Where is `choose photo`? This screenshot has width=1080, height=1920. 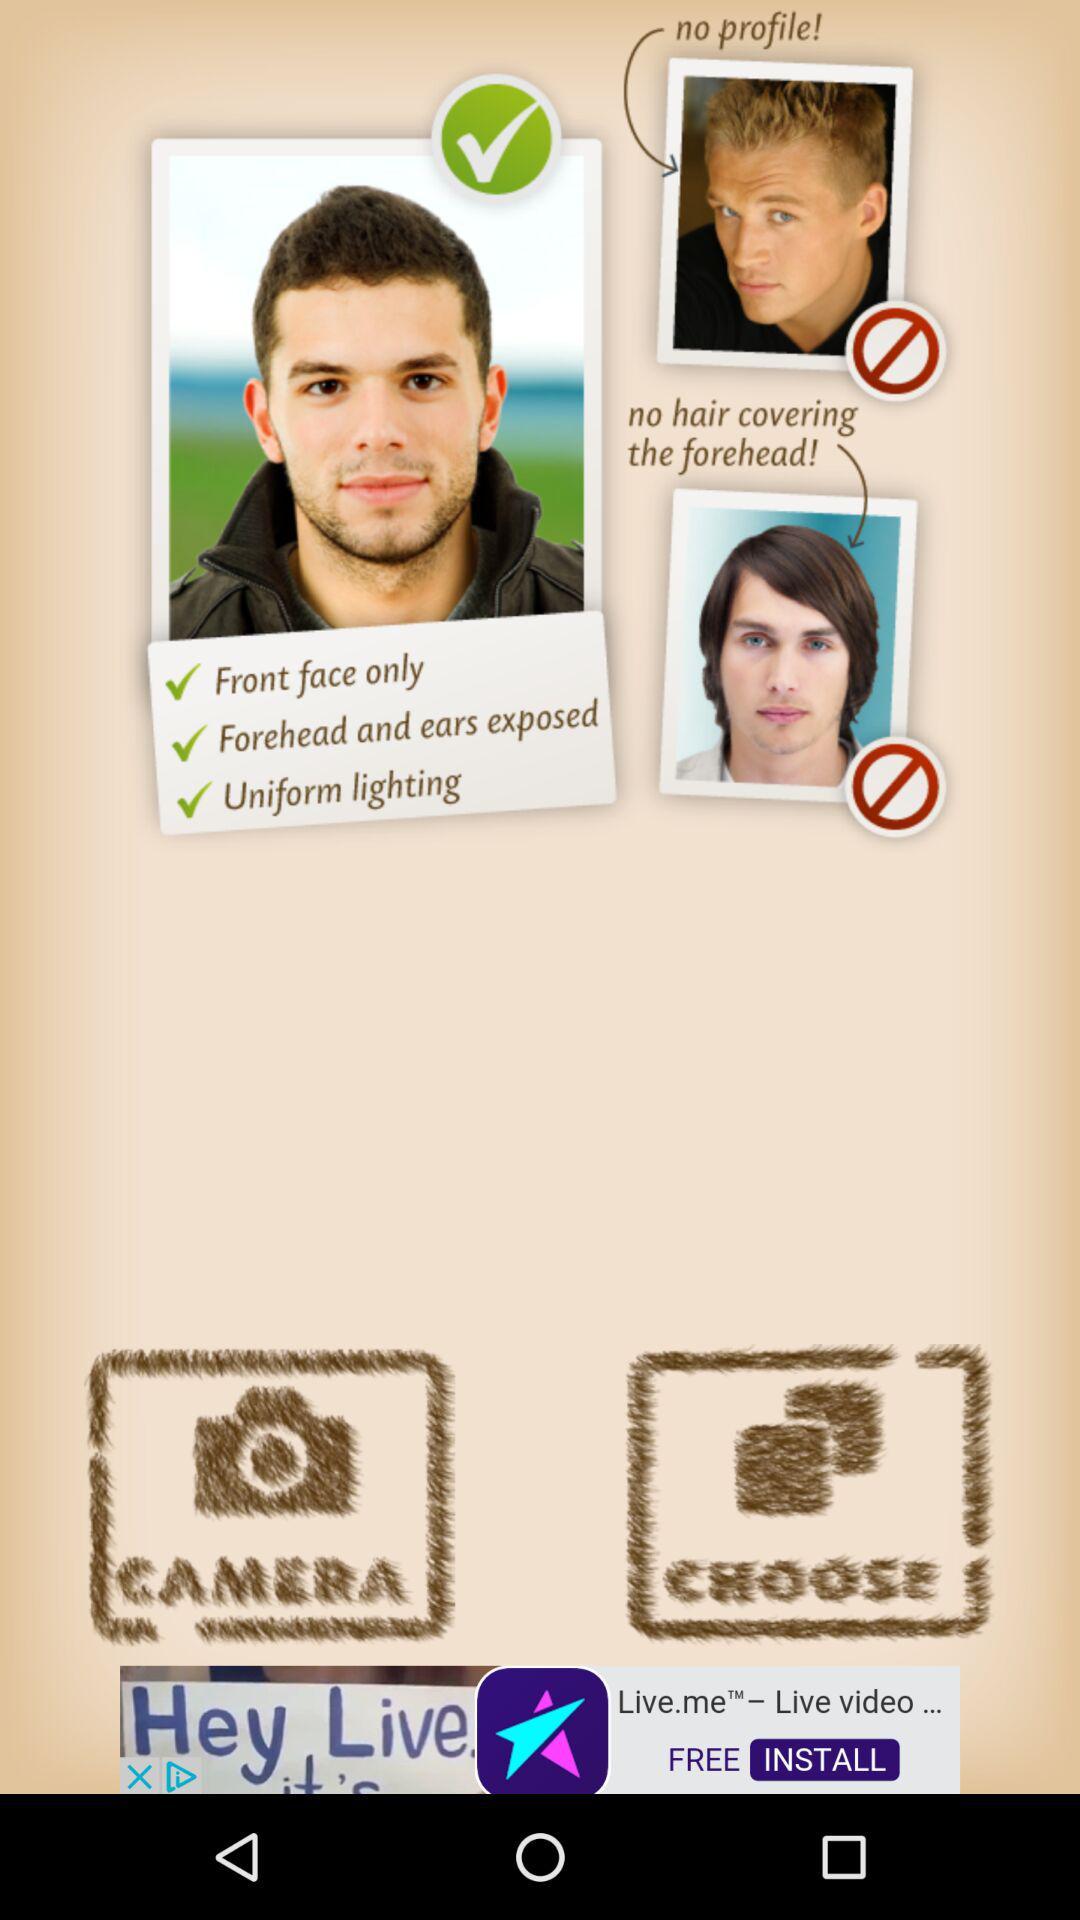
choose photo is located at coordinates (808, 1495).